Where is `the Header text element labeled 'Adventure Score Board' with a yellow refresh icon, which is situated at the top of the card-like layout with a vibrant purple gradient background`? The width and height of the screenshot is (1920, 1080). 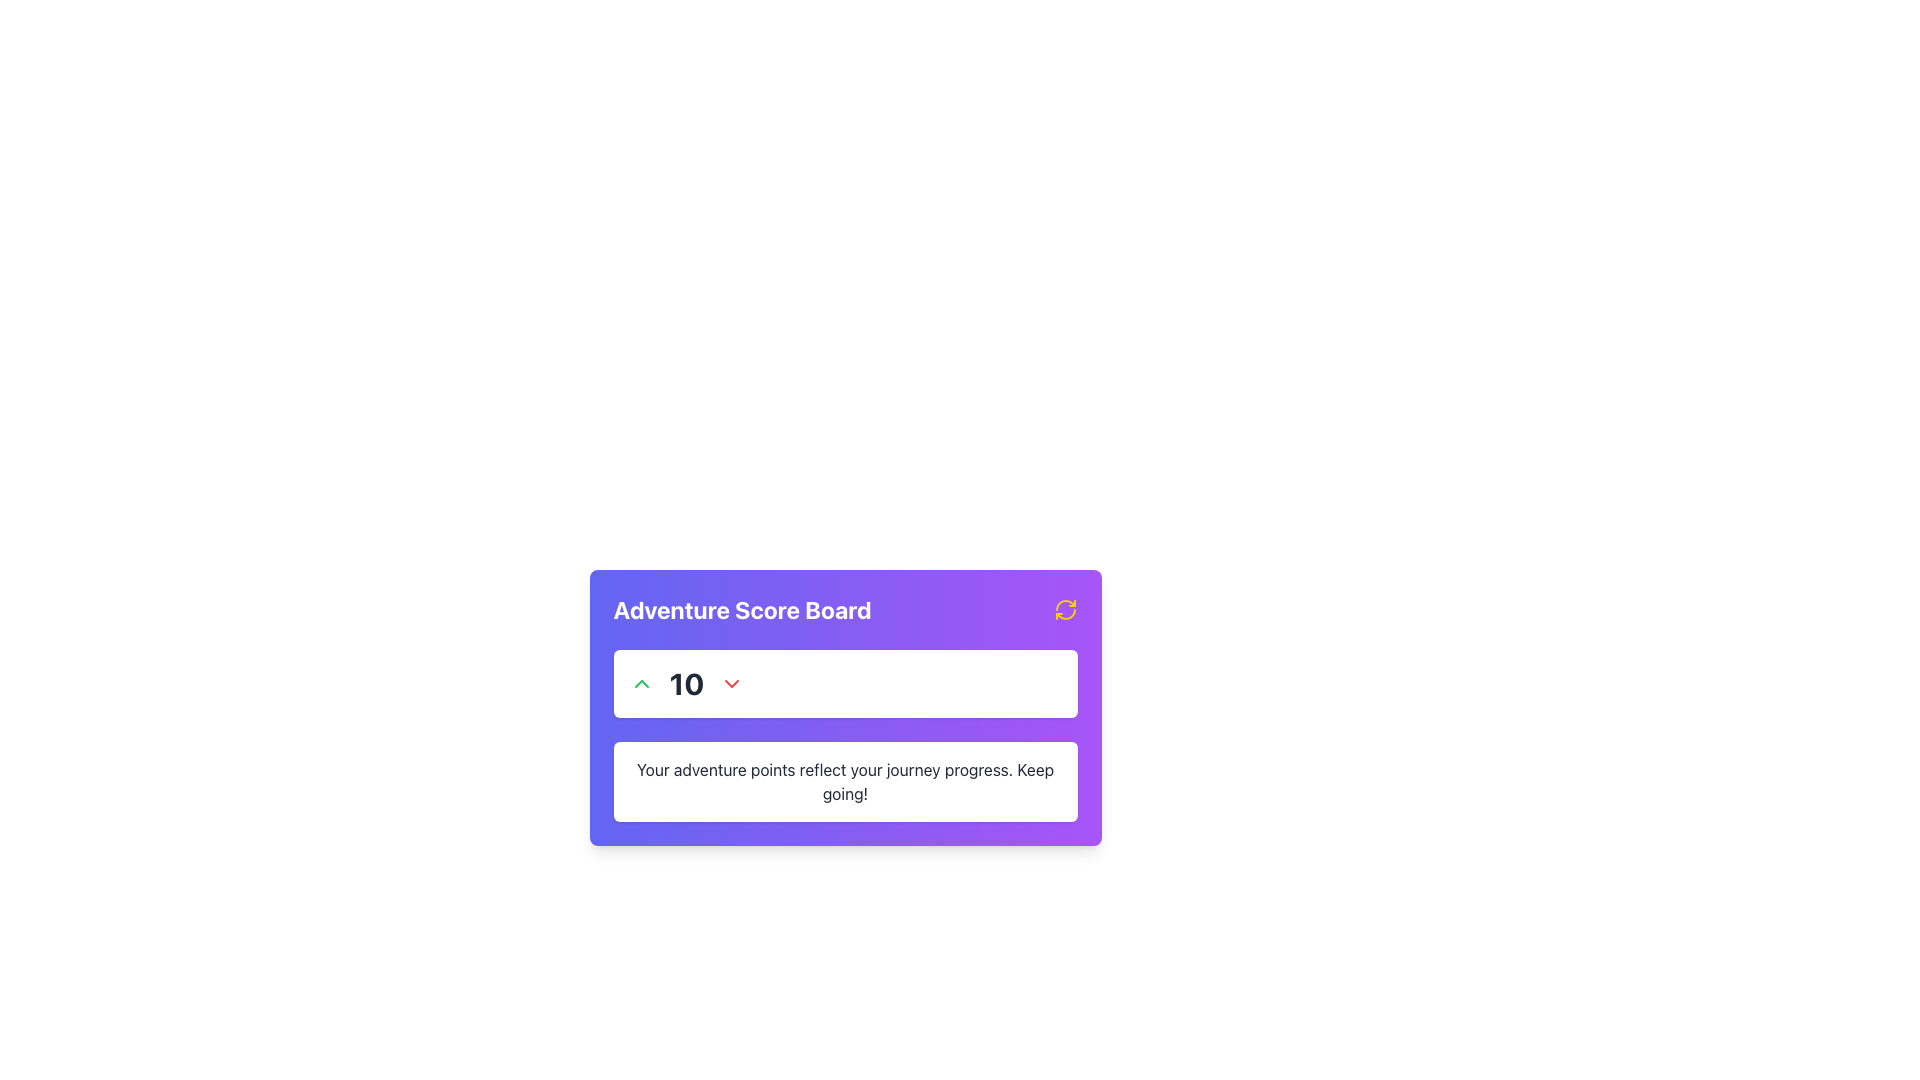 the Header text element labeled 'Adventure Score Board' with a yellow refresh icon, which is situated at the top of the card-like layout with a vibrant purple gradient background is located at coordinates (845, 608).